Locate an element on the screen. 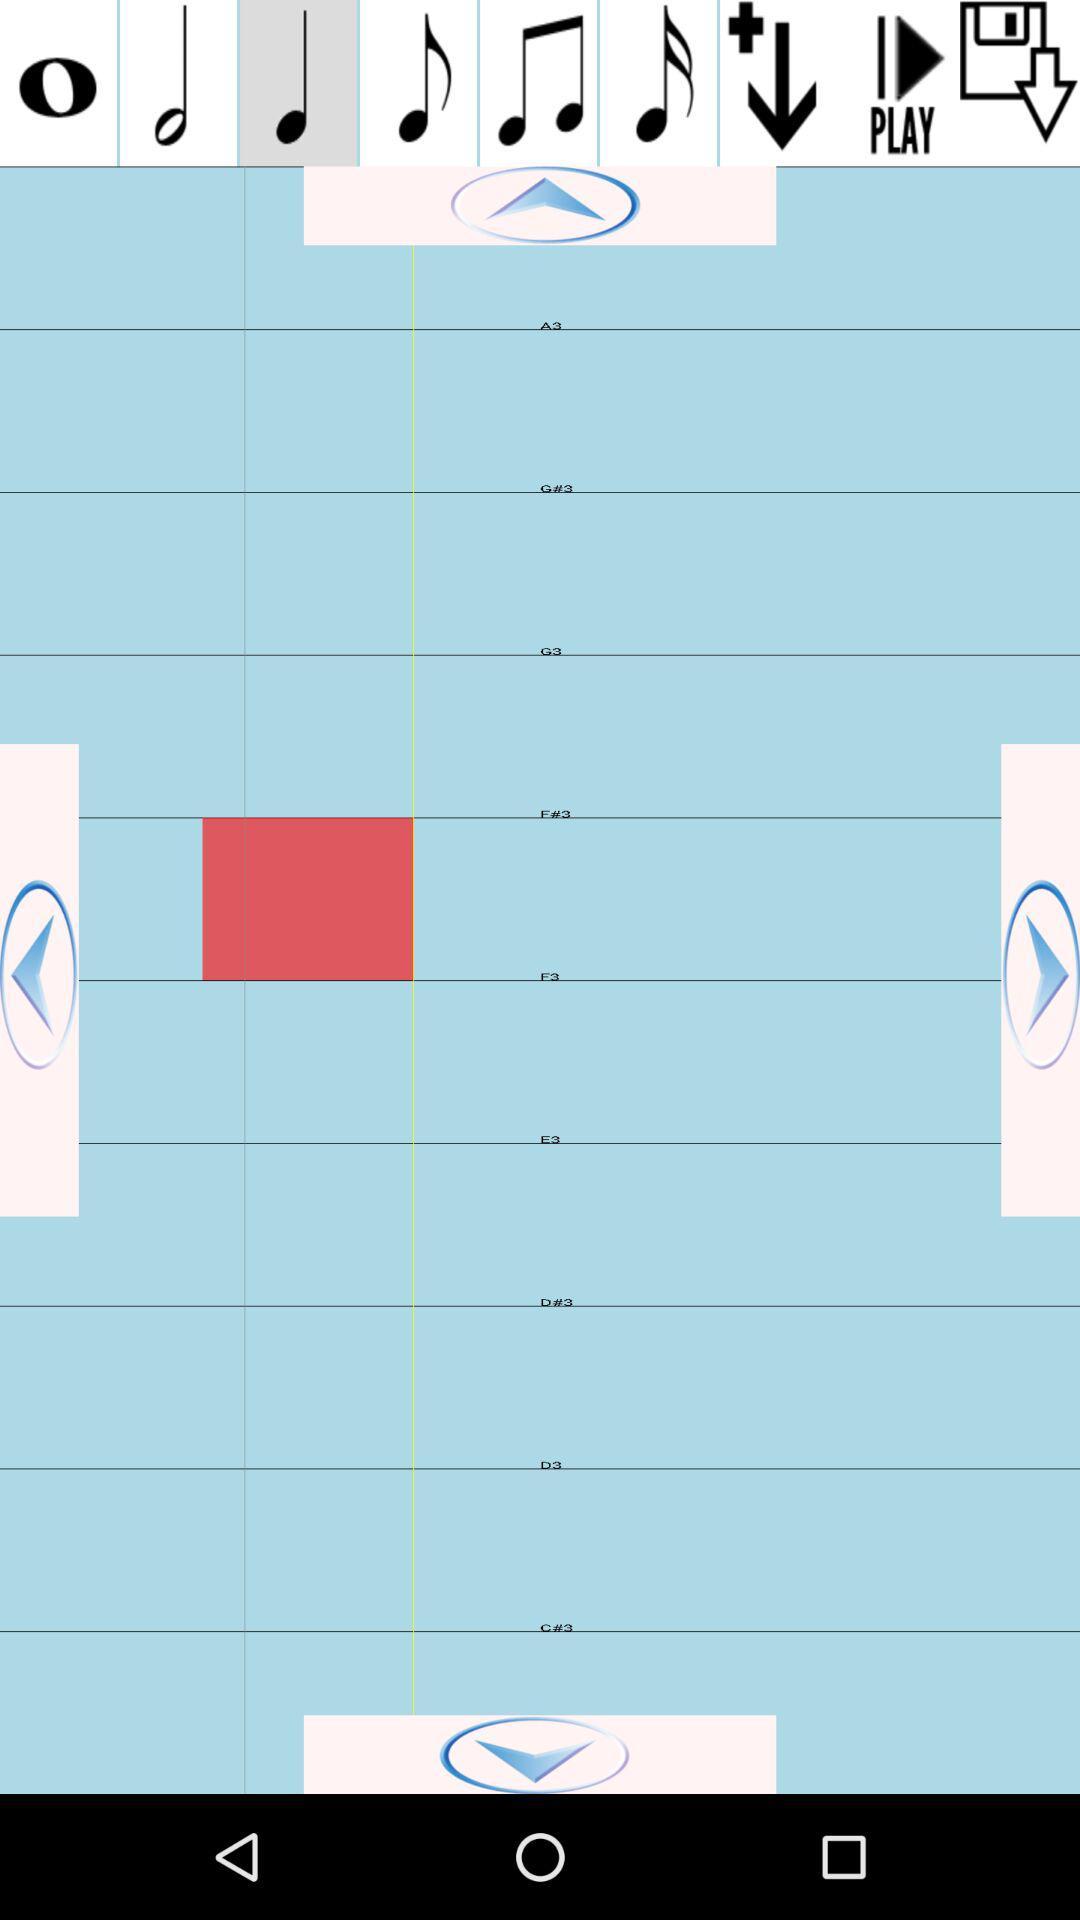  row is located at coordinates (778, 82).